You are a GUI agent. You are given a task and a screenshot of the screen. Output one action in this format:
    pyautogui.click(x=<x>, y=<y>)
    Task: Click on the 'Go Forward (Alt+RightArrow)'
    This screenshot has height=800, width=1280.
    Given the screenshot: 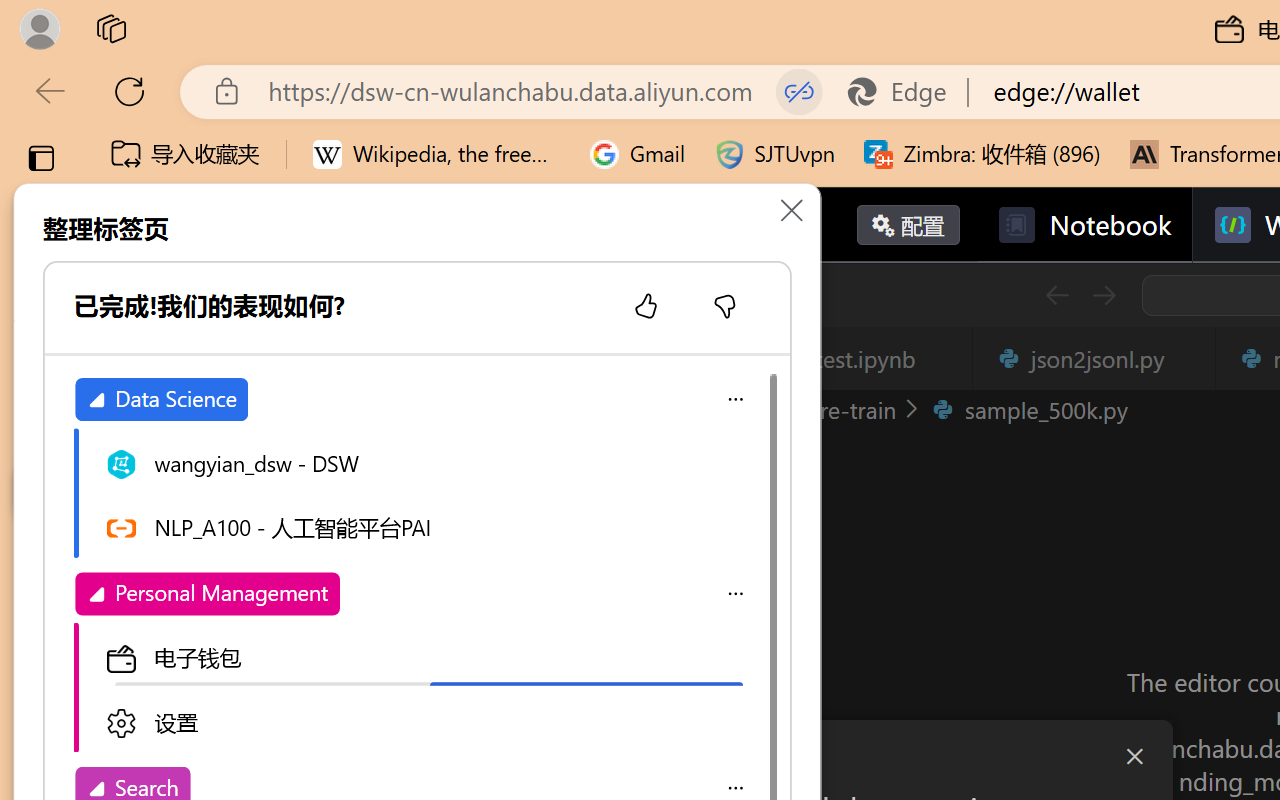 What is the action you would take?
    pyautogui.click(x=1101, y=295)
    